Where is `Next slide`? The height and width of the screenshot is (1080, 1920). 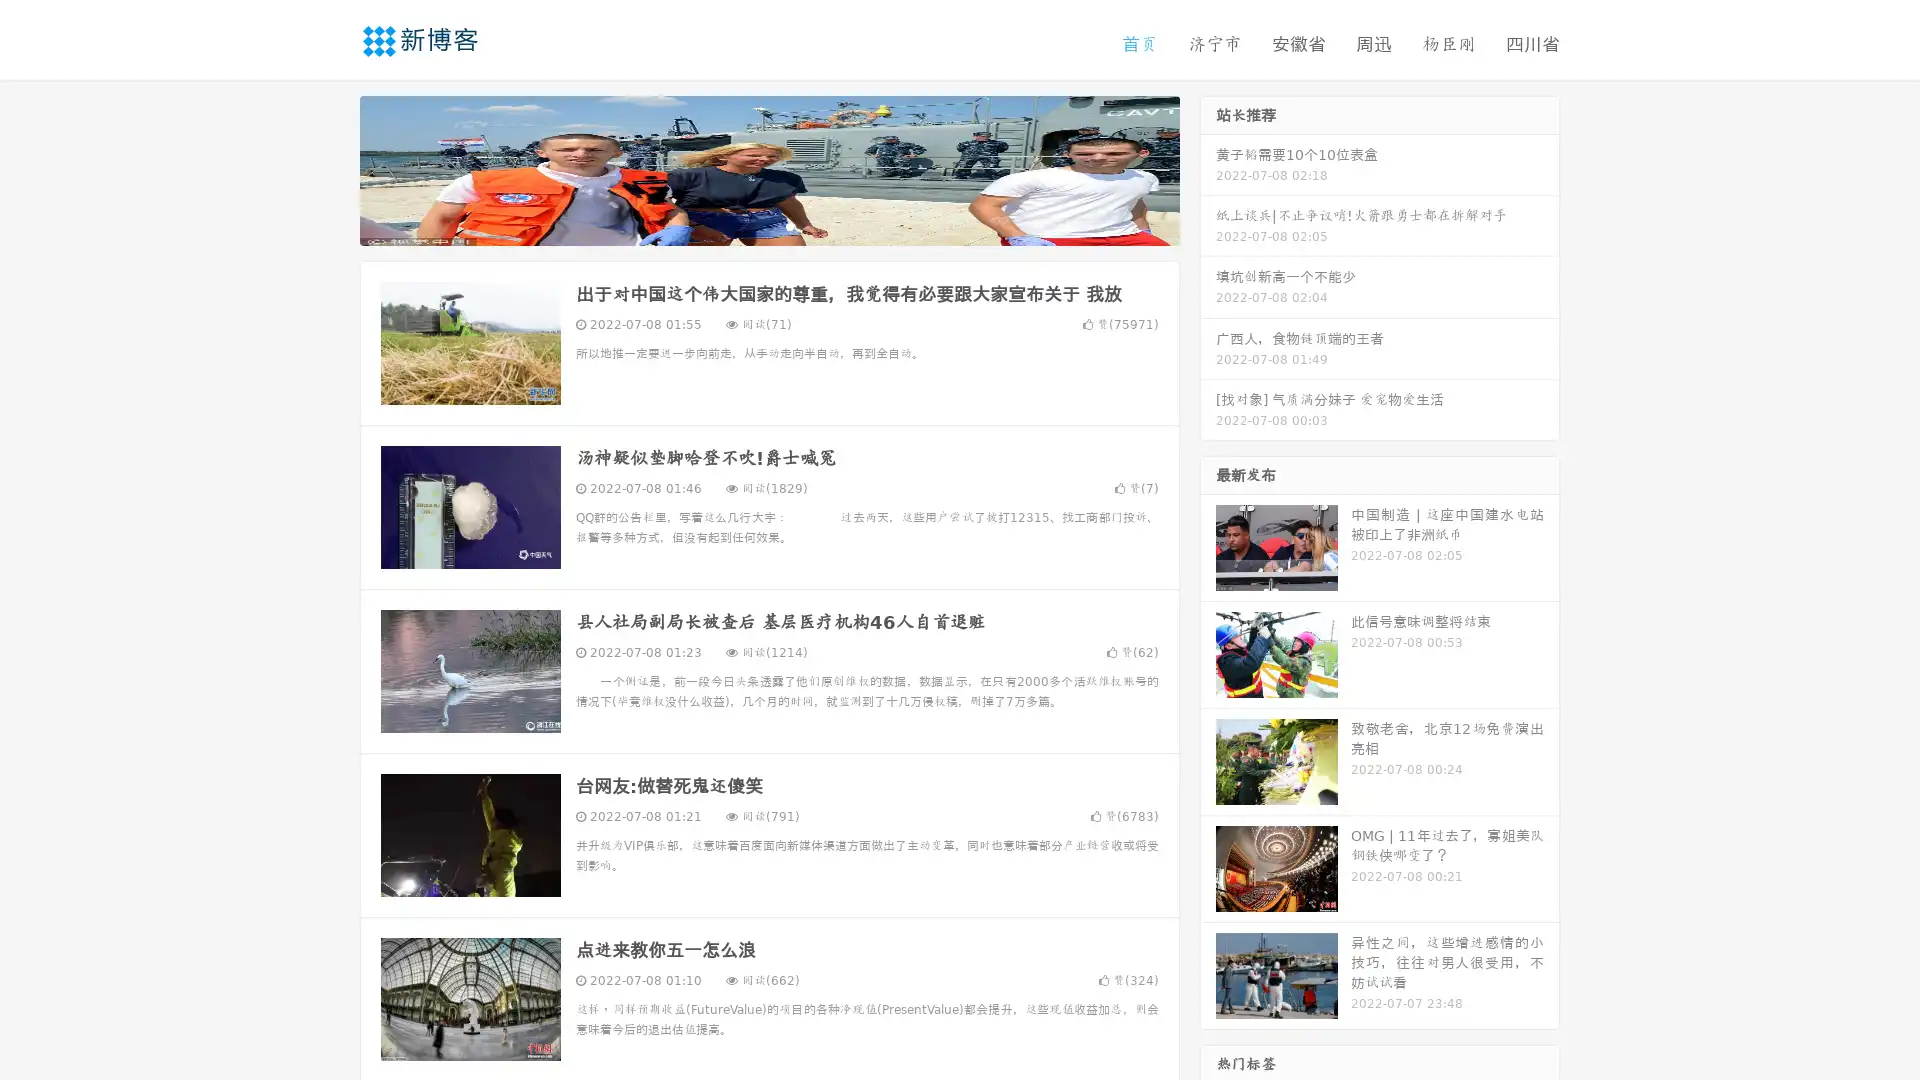
Next slide is located at coordinates (1208, 168).